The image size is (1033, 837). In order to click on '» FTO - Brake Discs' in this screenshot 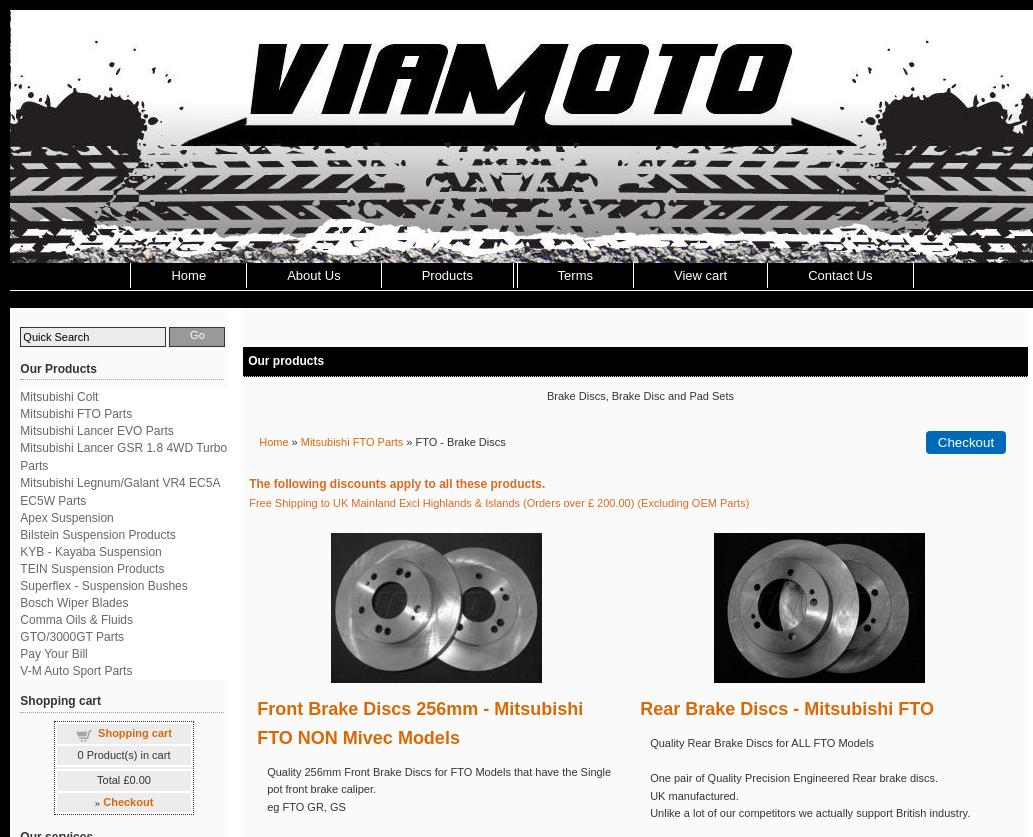, I will do `click(454, 440)`.